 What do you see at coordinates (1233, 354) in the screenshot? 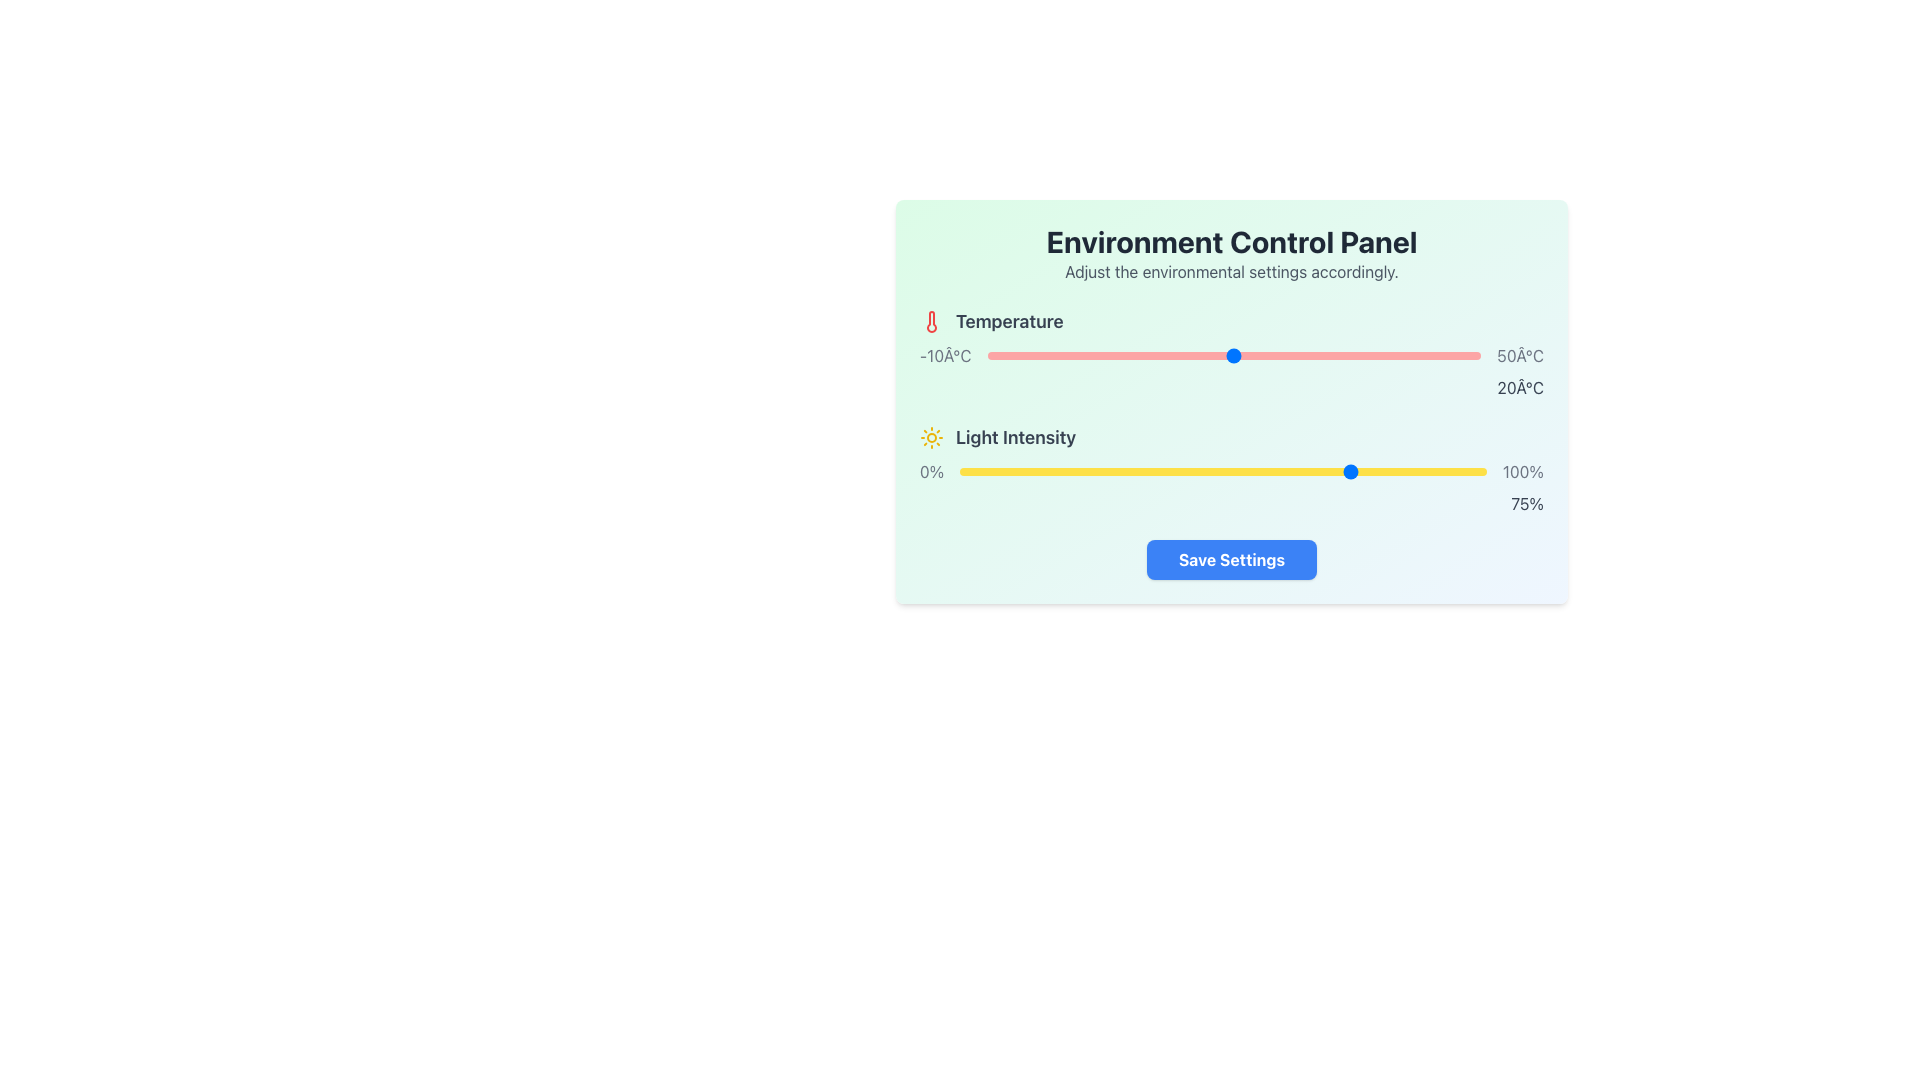
I see `temperature` at bounding box center [1233, 354].